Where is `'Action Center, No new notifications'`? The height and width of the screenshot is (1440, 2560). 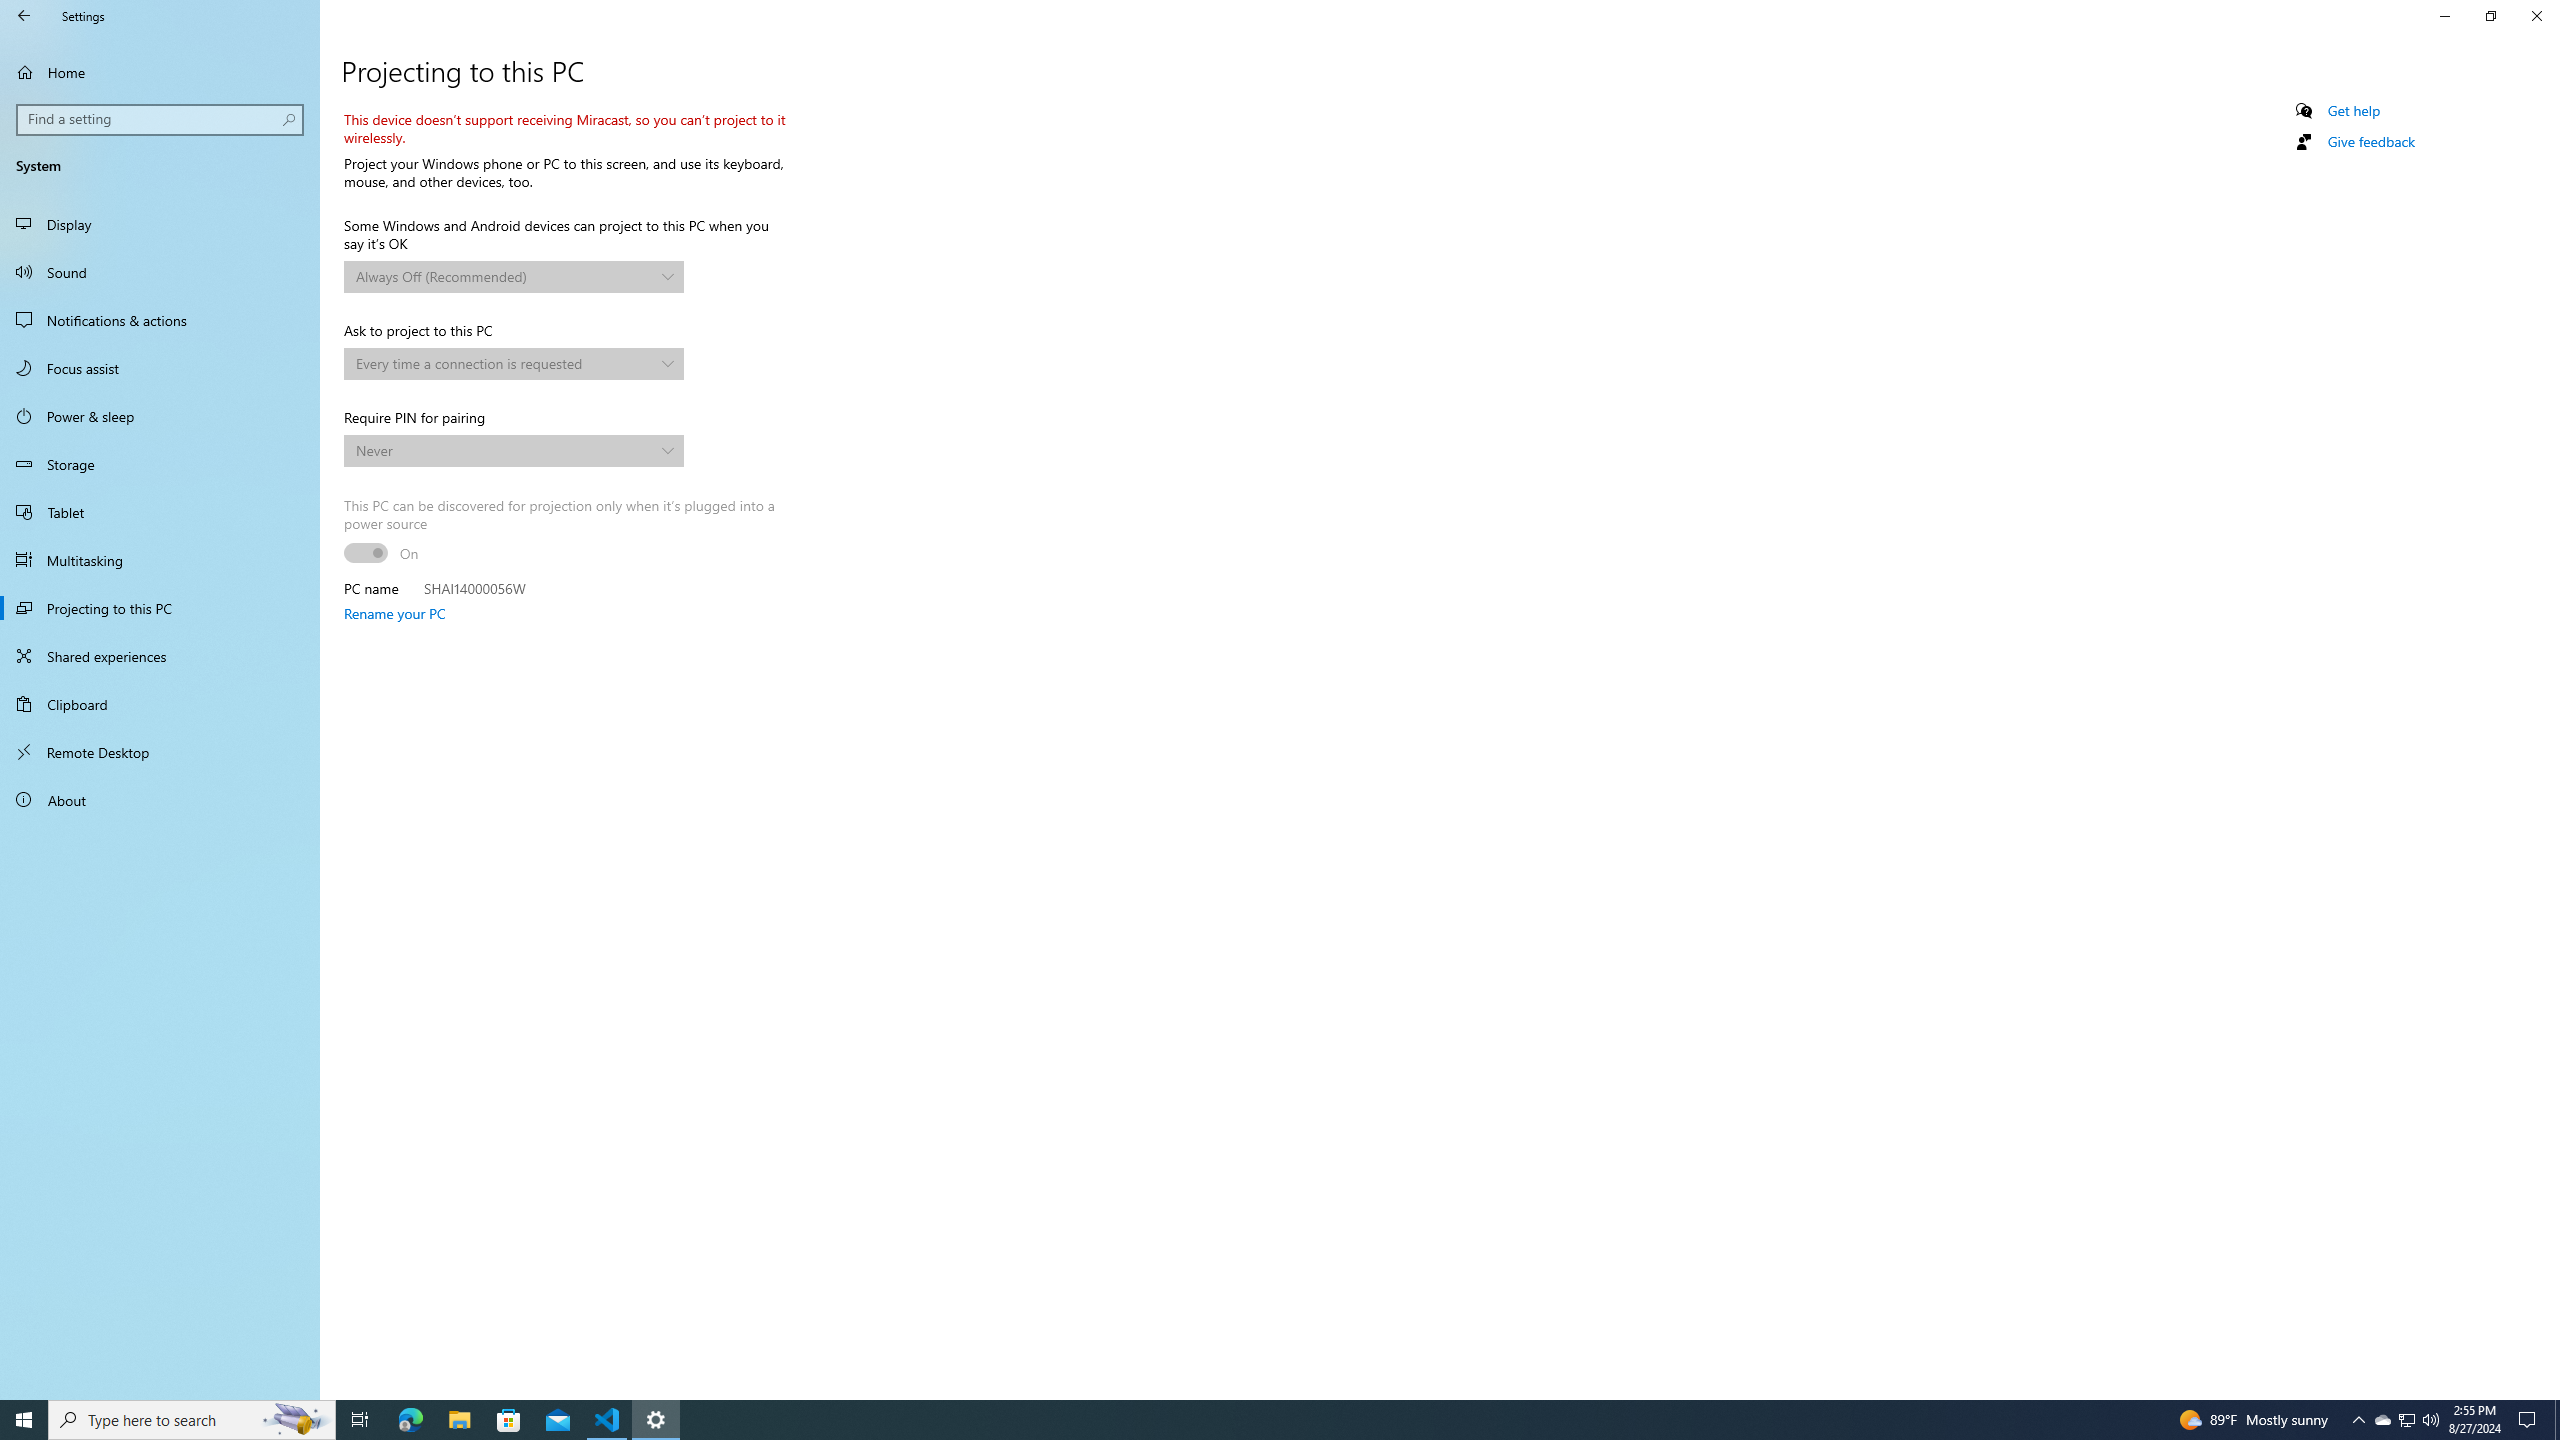
'Action Center, No new notifications' is located at coordinates (2530, 1418).